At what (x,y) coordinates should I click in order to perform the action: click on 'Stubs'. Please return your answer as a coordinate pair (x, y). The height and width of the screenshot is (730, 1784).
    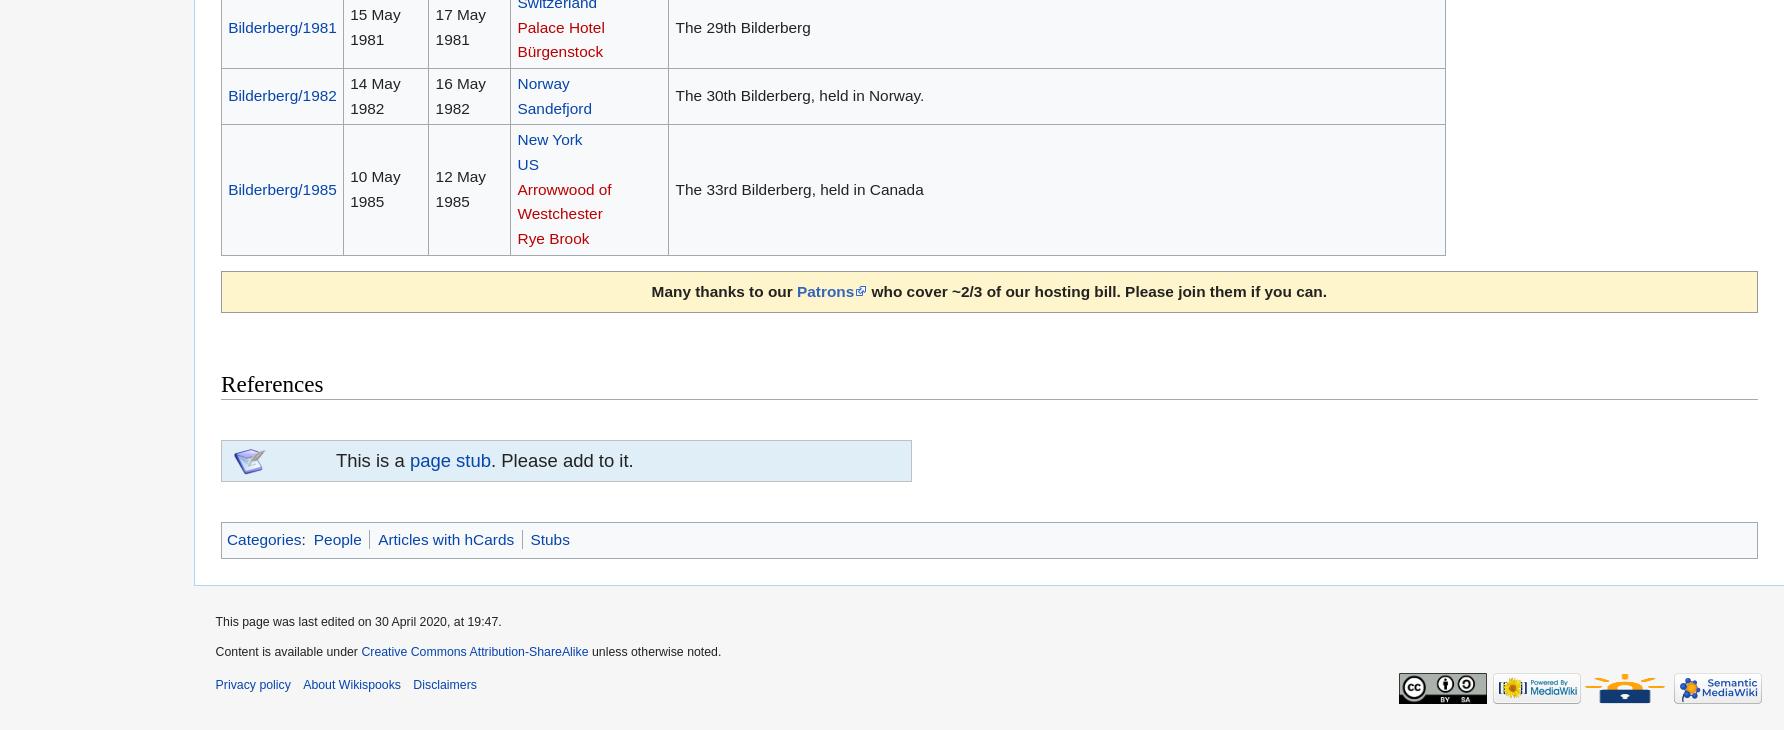
    Looking at the image, I should click on (549, 537).